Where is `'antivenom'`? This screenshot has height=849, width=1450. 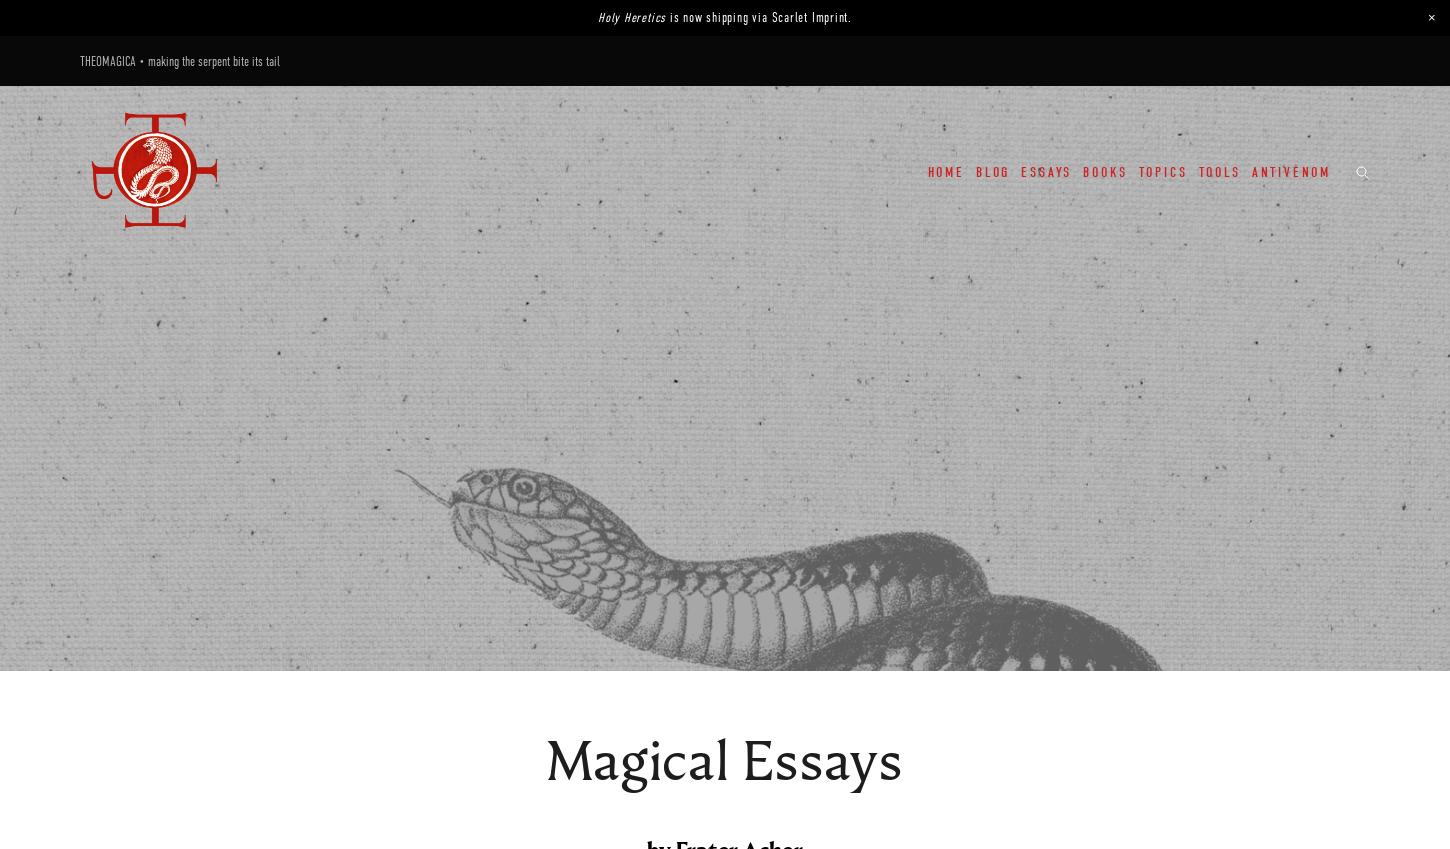 'antivenom' is located at coordinates (1290, 171).